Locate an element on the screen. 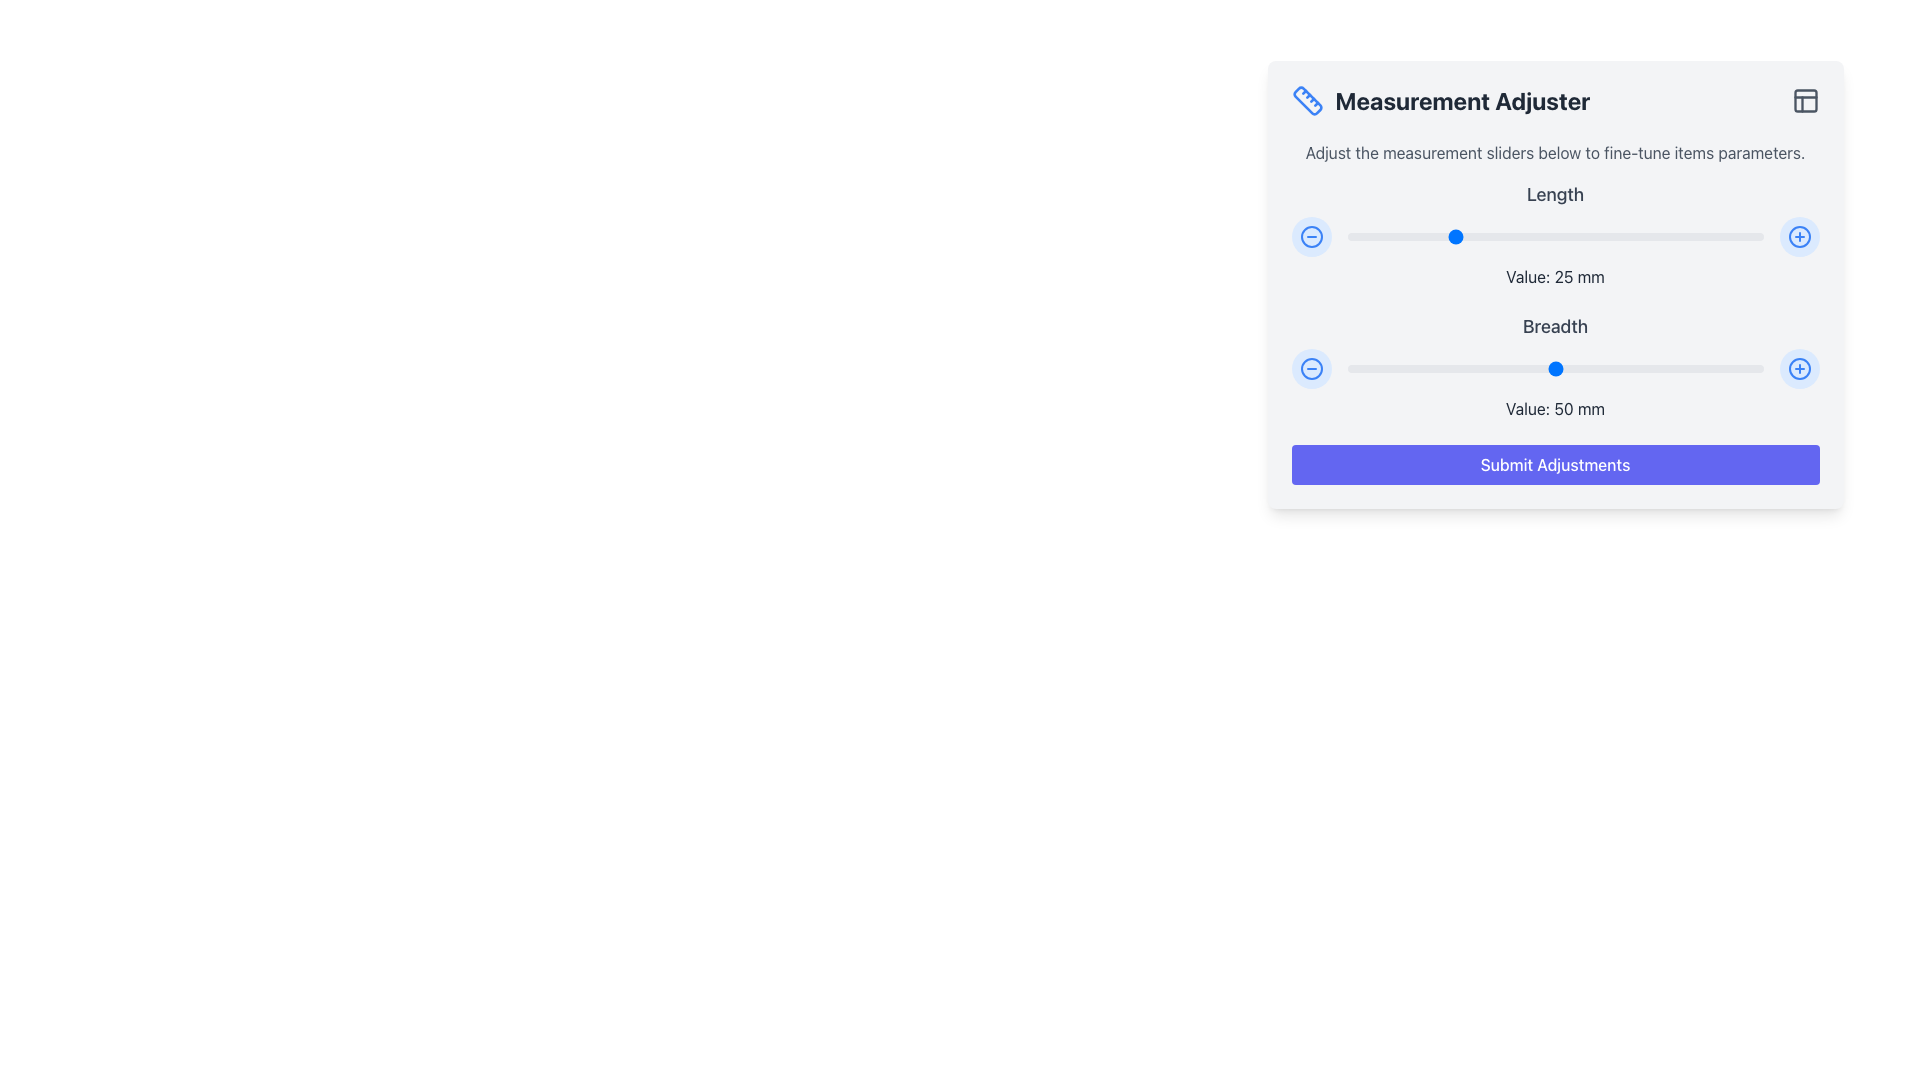 Image resolution: width=1920 pixels, height=1080 pixels. the circular blue icon with a horizontal minus symbol, styled as a button, located to the left of the breadth slider labeled 'Value: 50 mm' is located at coordinates (1311, 369).